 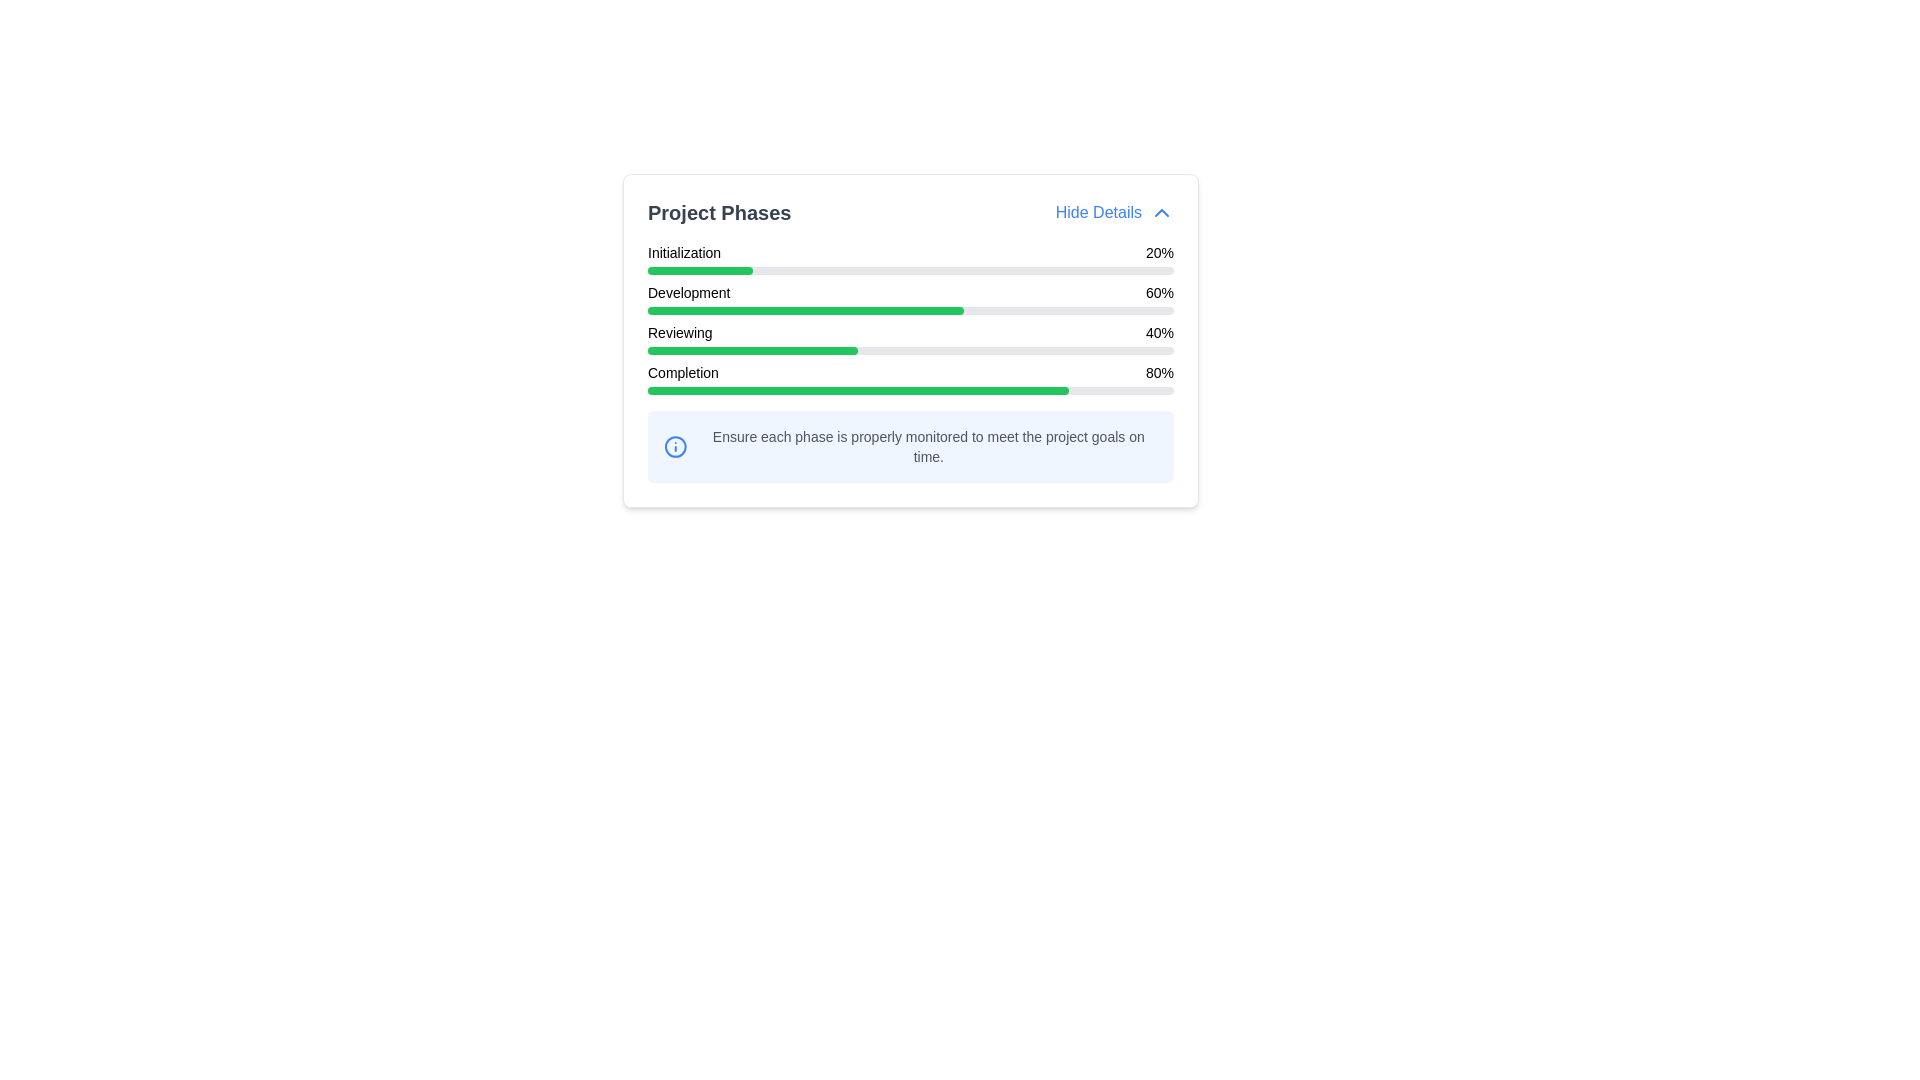 I want to click on the small, upward-pointing chevron icon indicating a 'collapse' action, located to the right of the 'Hide Details' text in the top right corner of the 'Project Phases' card, so click(x=1161, y=212).